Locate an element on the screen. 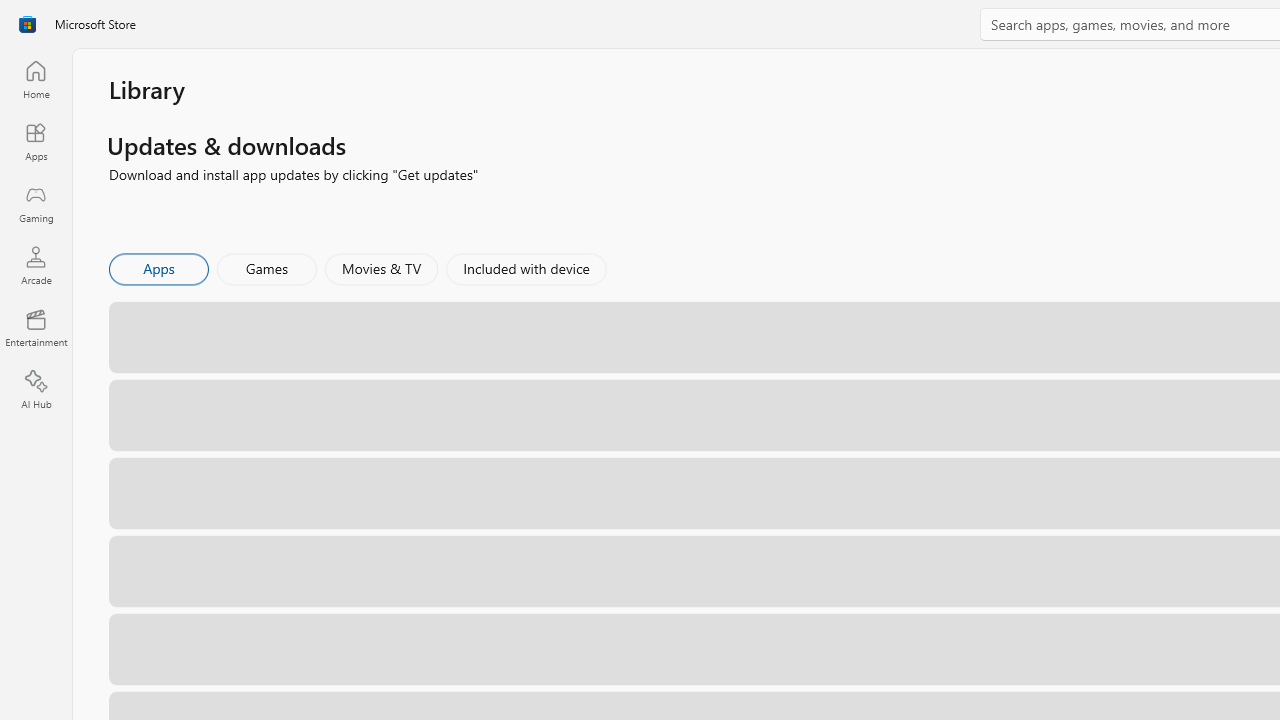 The height and width of the screenshot is (720, 1280). 'Games' is located at coordinates (266, 267).